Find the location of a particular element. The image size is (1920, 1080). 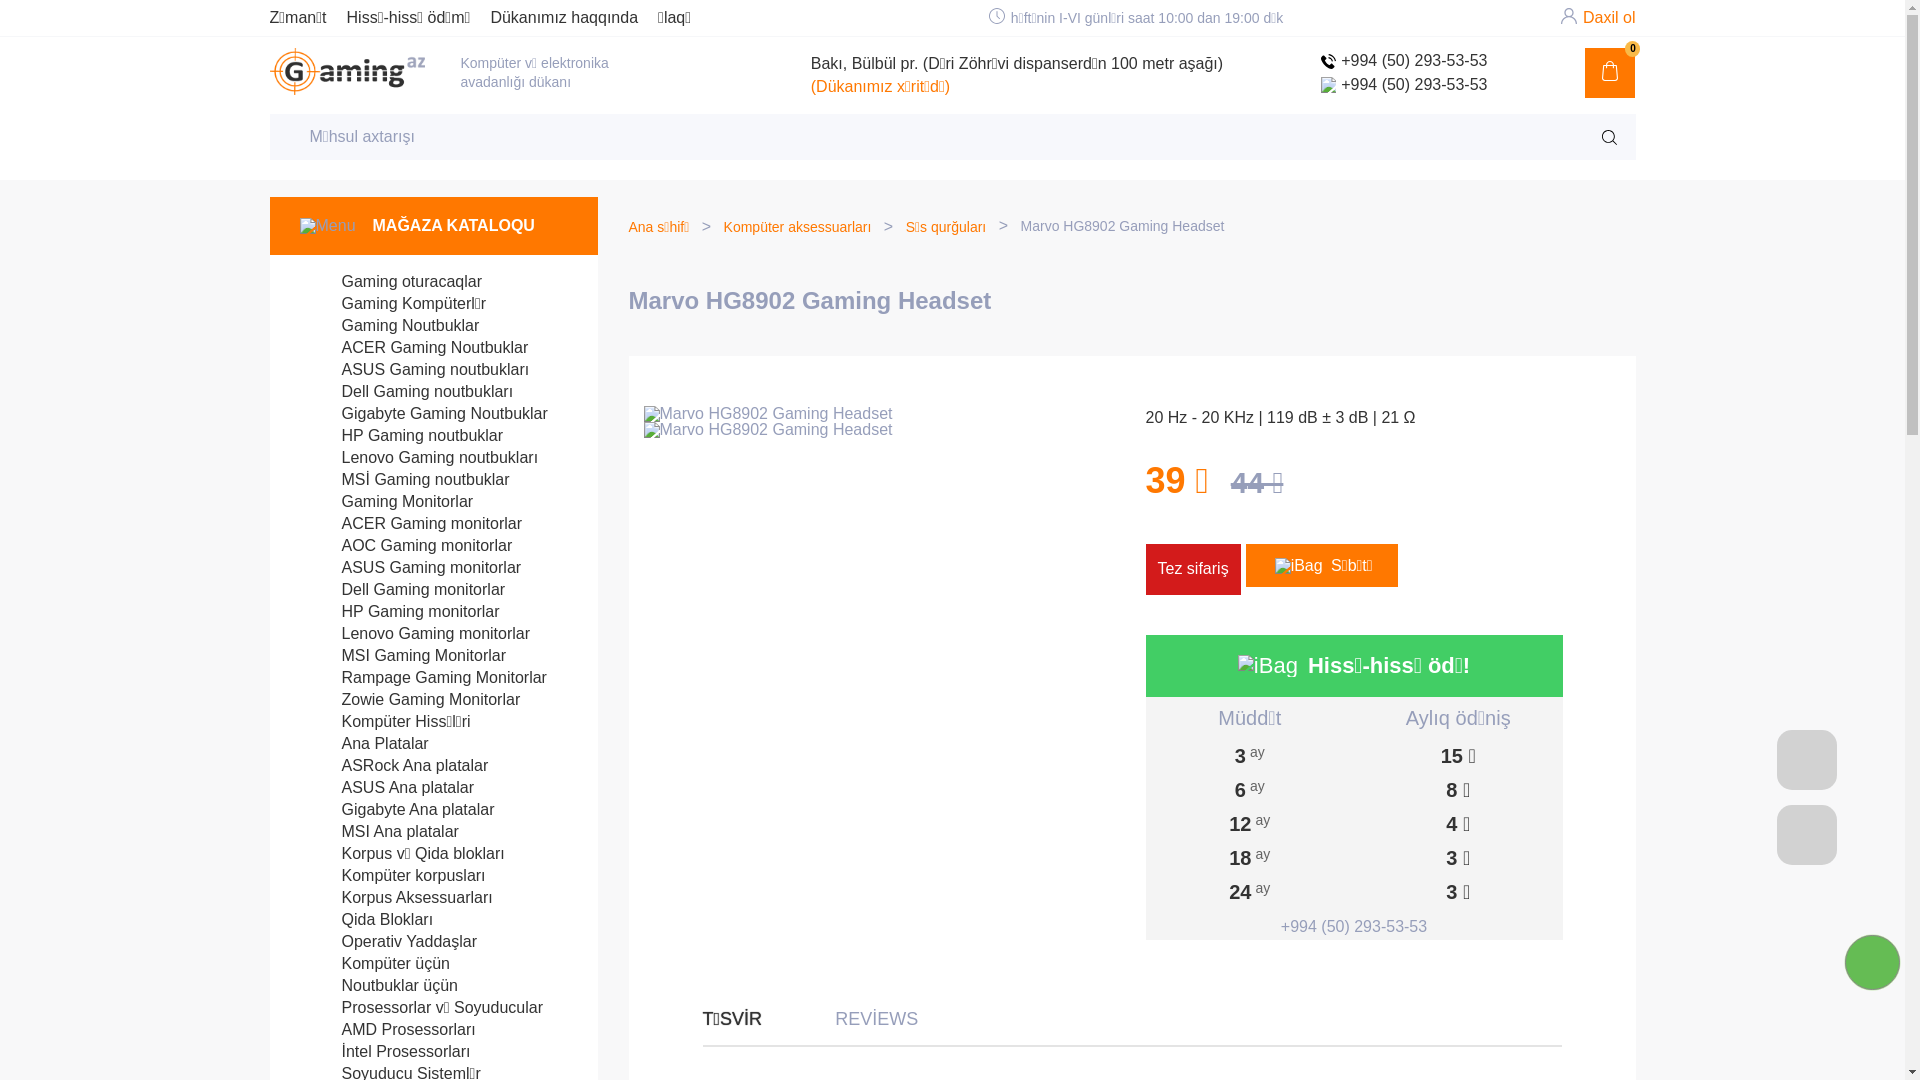

'Gaming Monitorlar' is located at coordinates (387, 500).